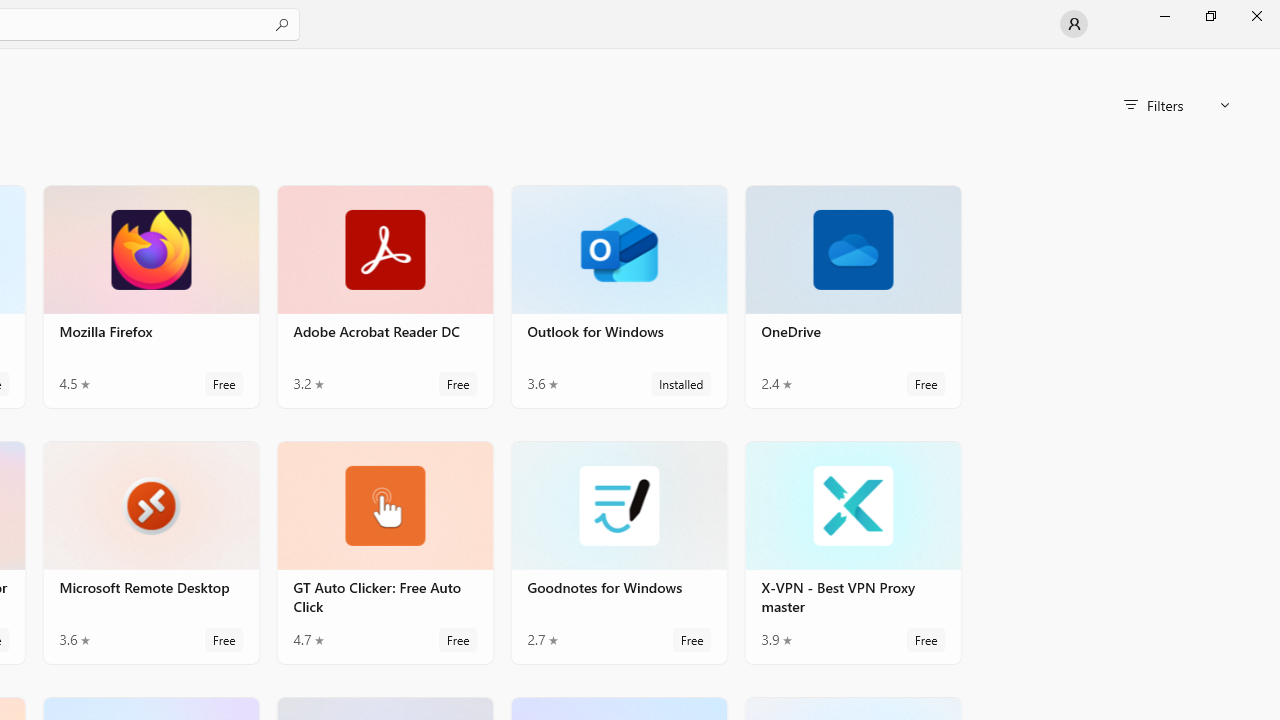 This screenshot has width=1280, height=720. Describe the element at coordinates (1176, 105) in the screenshot. I see `'Filters'` at that location.